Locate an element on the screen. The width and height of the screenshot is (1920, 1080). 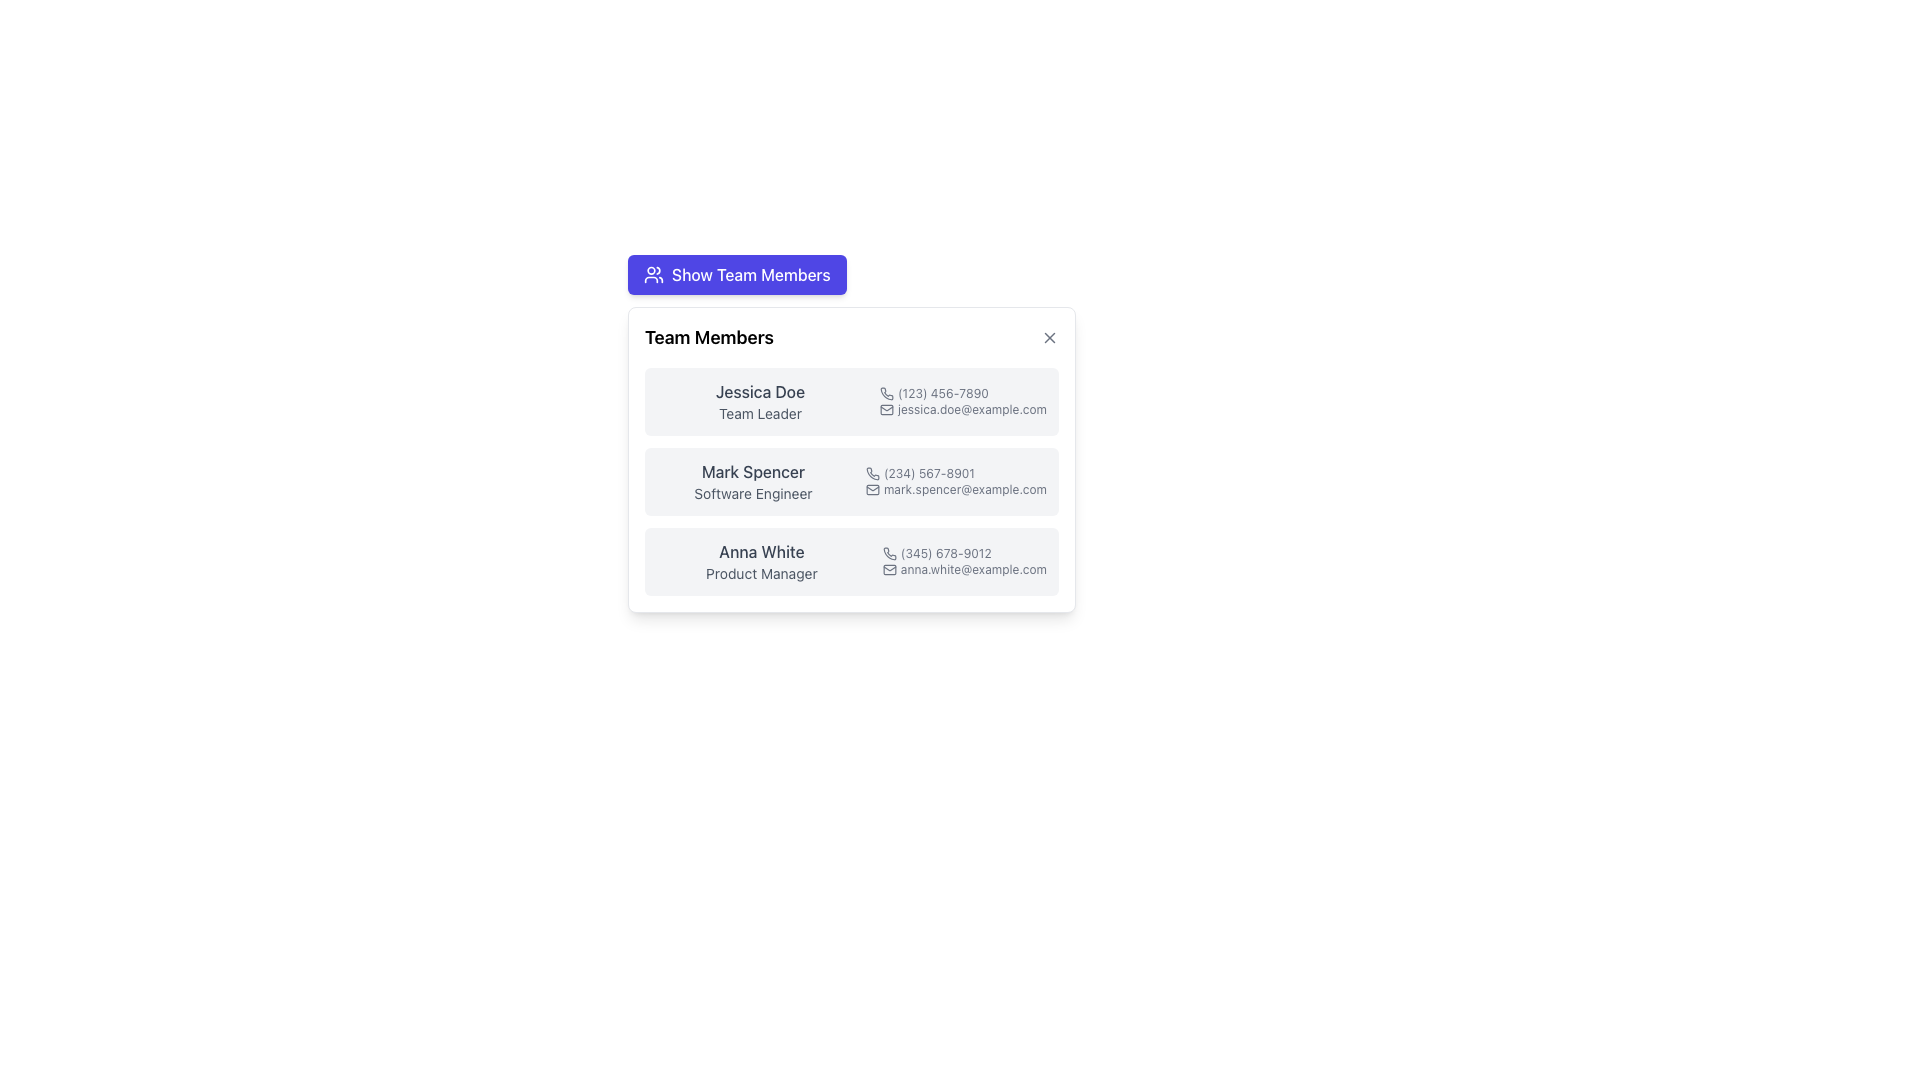
the static text label displaying 'Mark Spencer' located at the top of the second card in the 'Team Members' list is located at coordinates (752, 471).